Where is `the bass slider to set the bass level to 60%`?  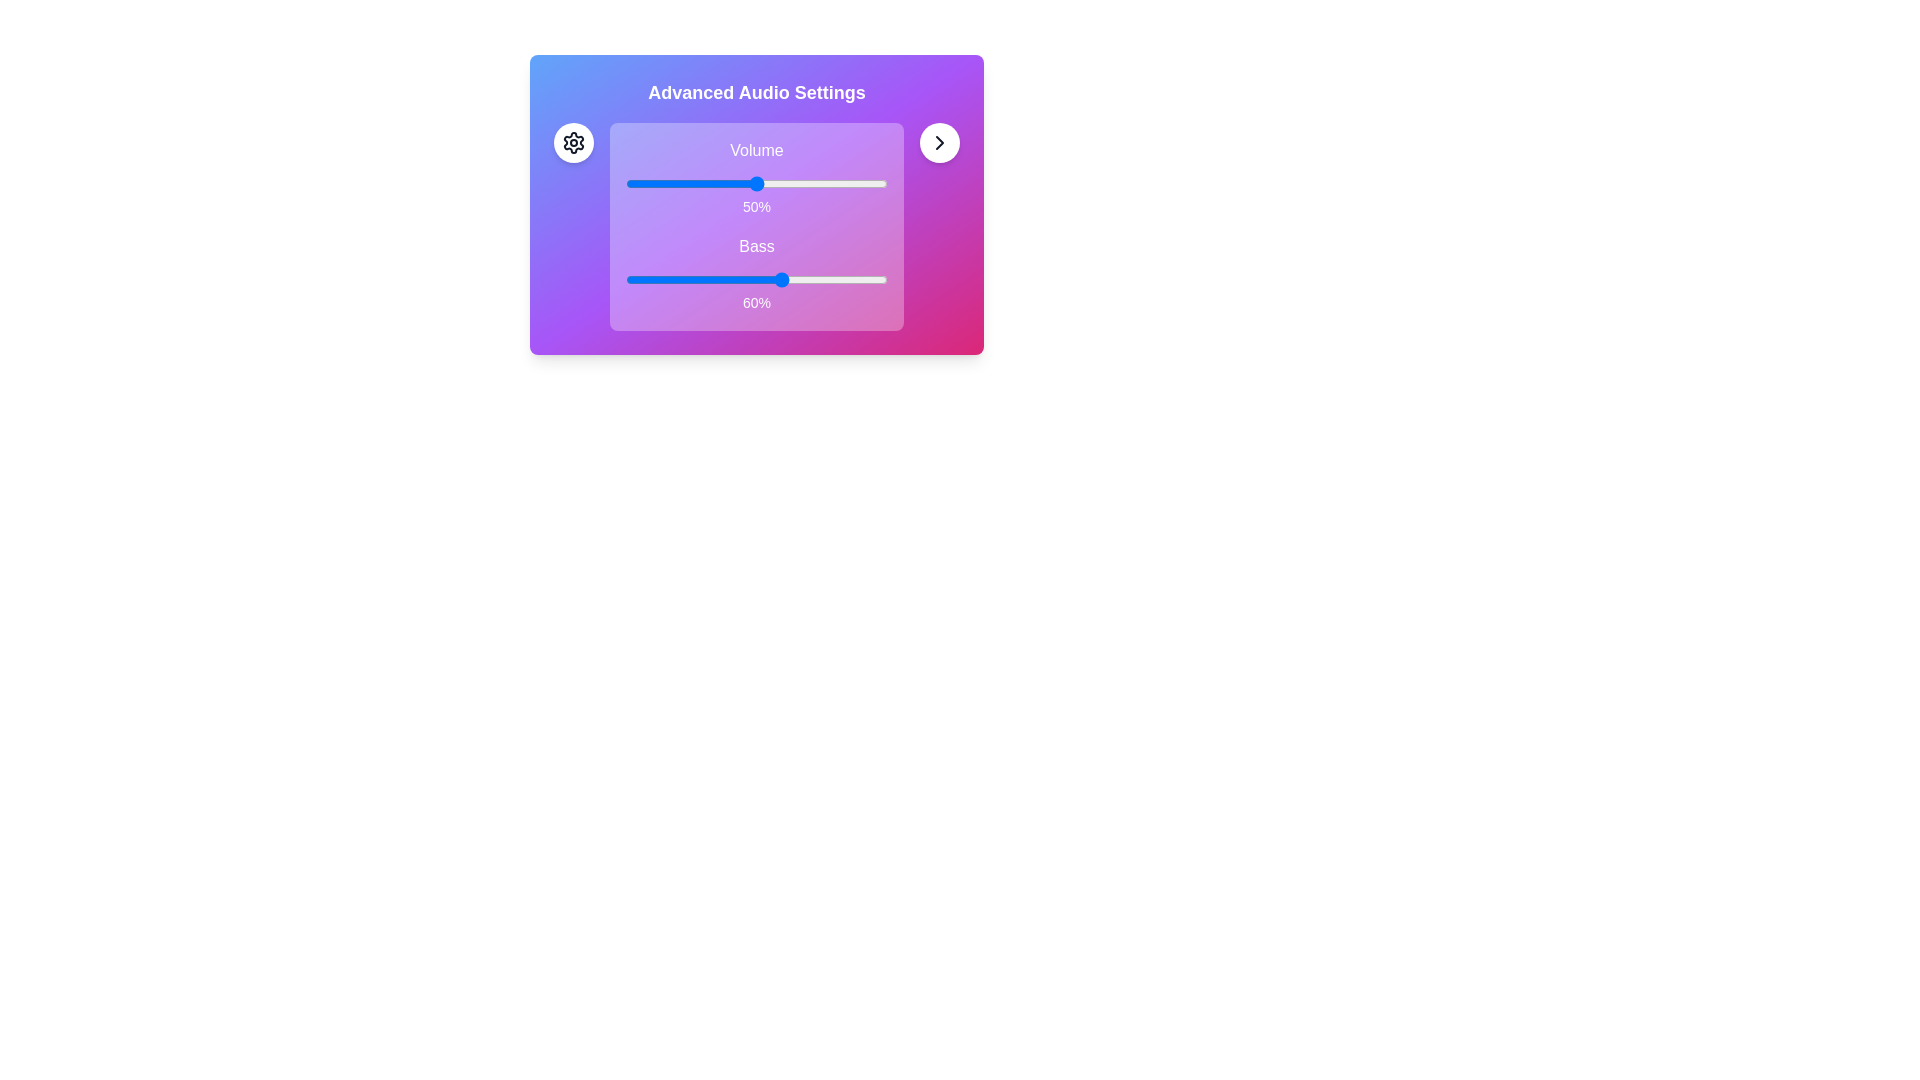 the bass slider to set the bass level to 60% is located at coordinates (782, 280).